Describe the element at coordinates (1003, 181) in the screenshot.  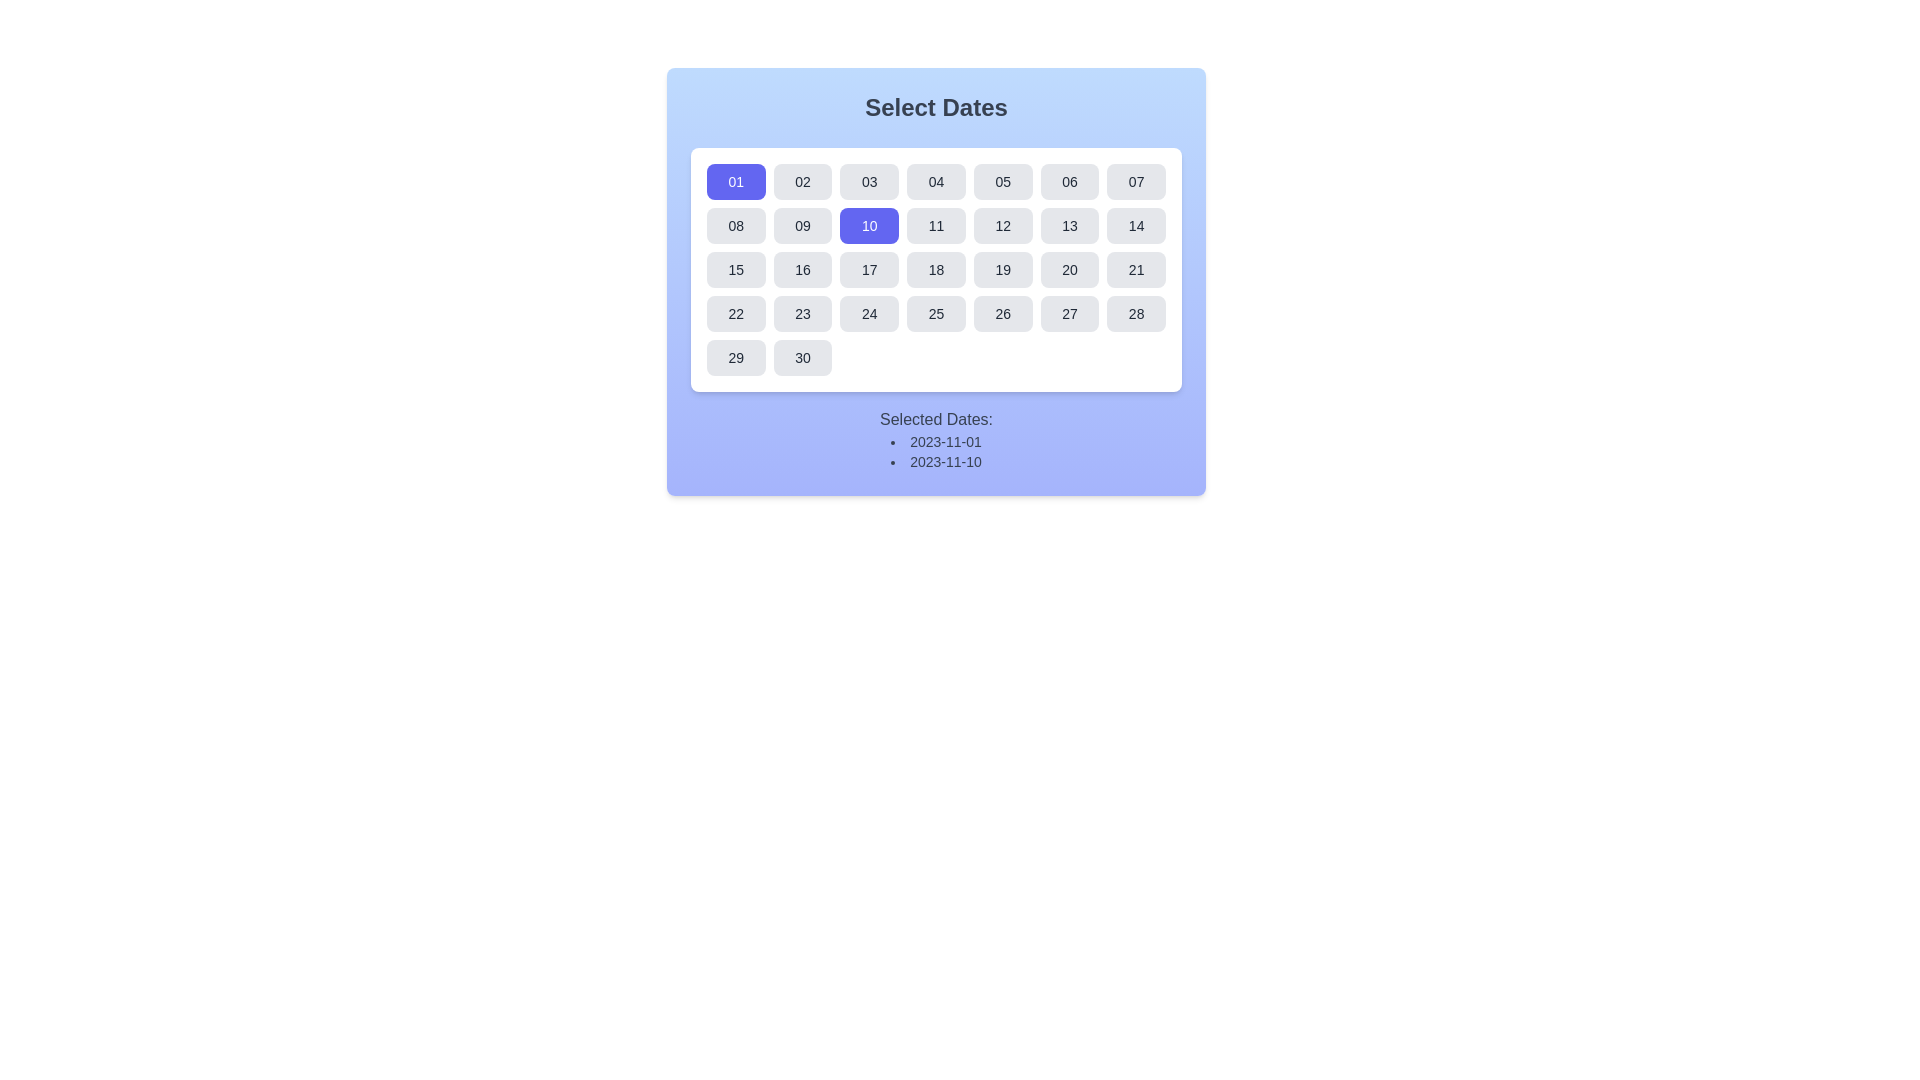
I see `the button representing the fifth day of the month in the calendar grid` at that location.